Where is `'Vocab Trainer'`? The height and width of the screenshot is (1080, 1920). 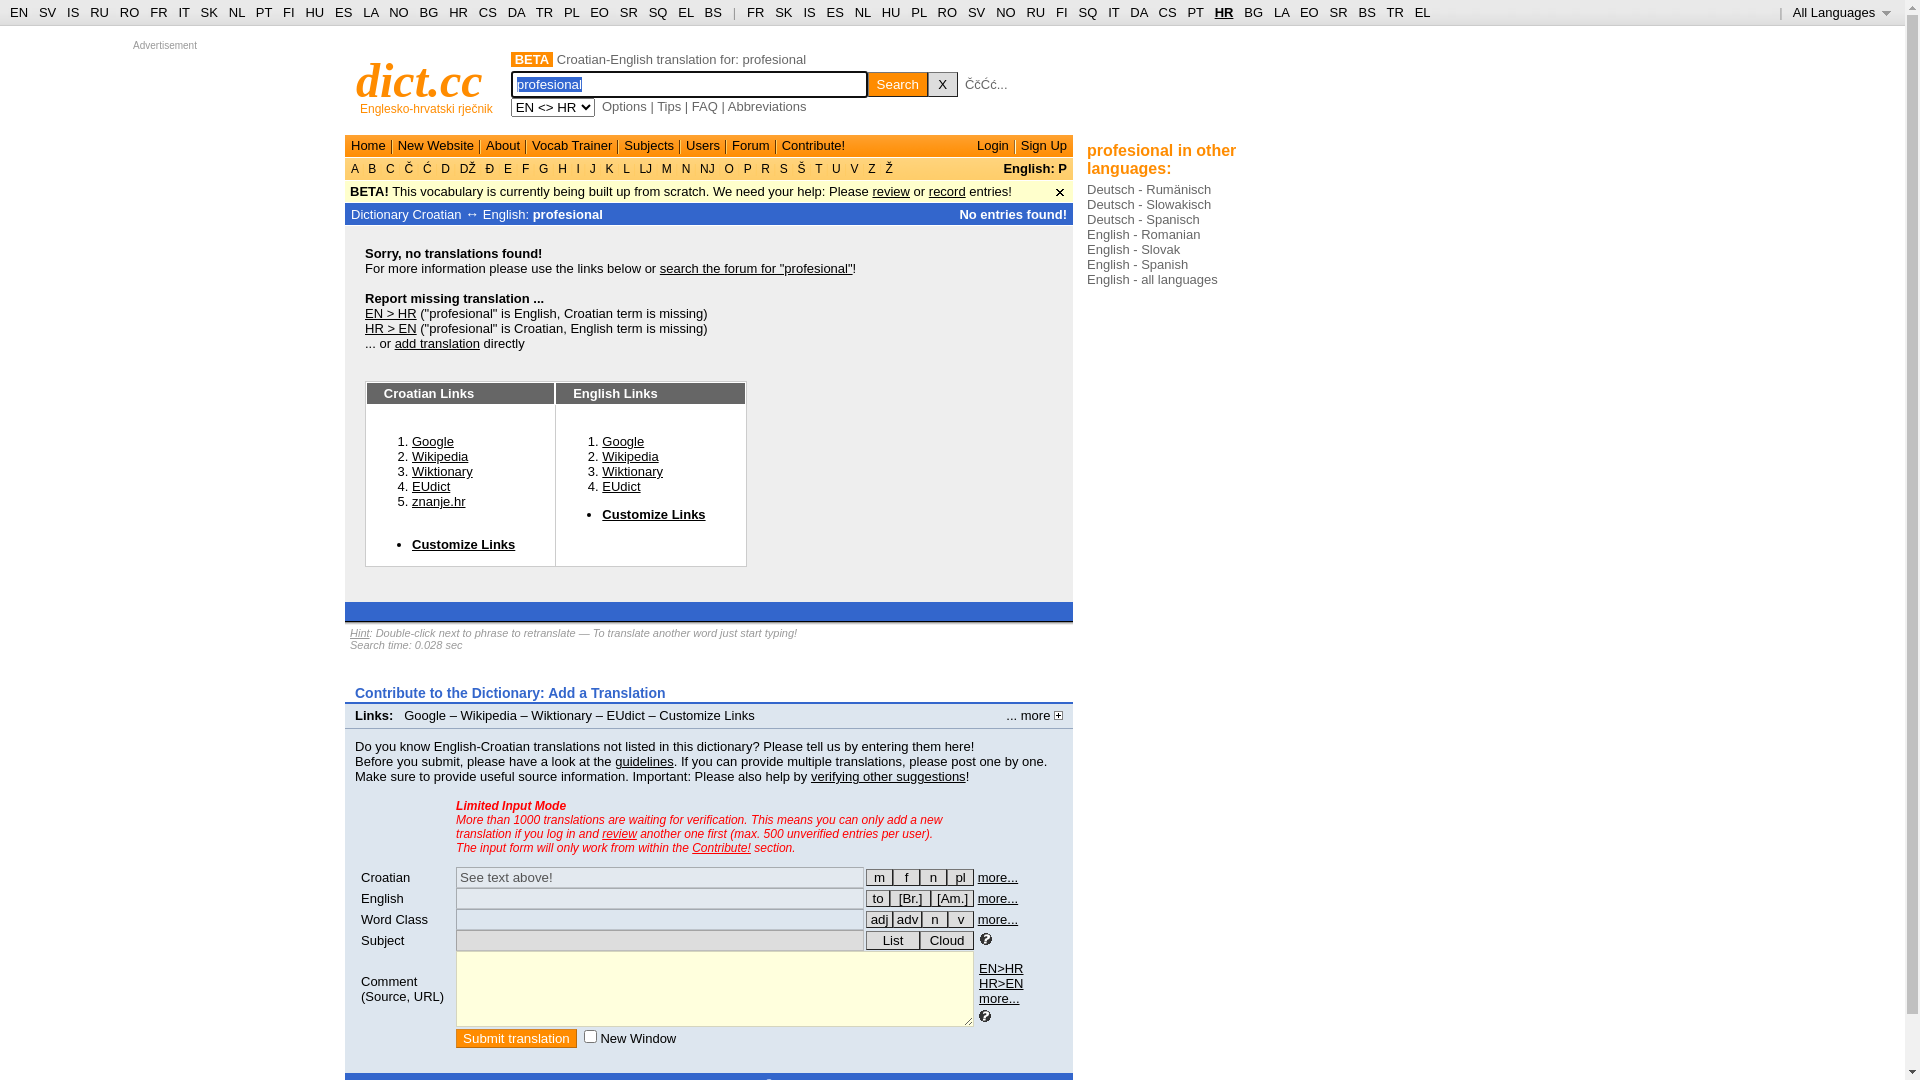
'Vocab Trainer' is located at coordinates (570, 144).